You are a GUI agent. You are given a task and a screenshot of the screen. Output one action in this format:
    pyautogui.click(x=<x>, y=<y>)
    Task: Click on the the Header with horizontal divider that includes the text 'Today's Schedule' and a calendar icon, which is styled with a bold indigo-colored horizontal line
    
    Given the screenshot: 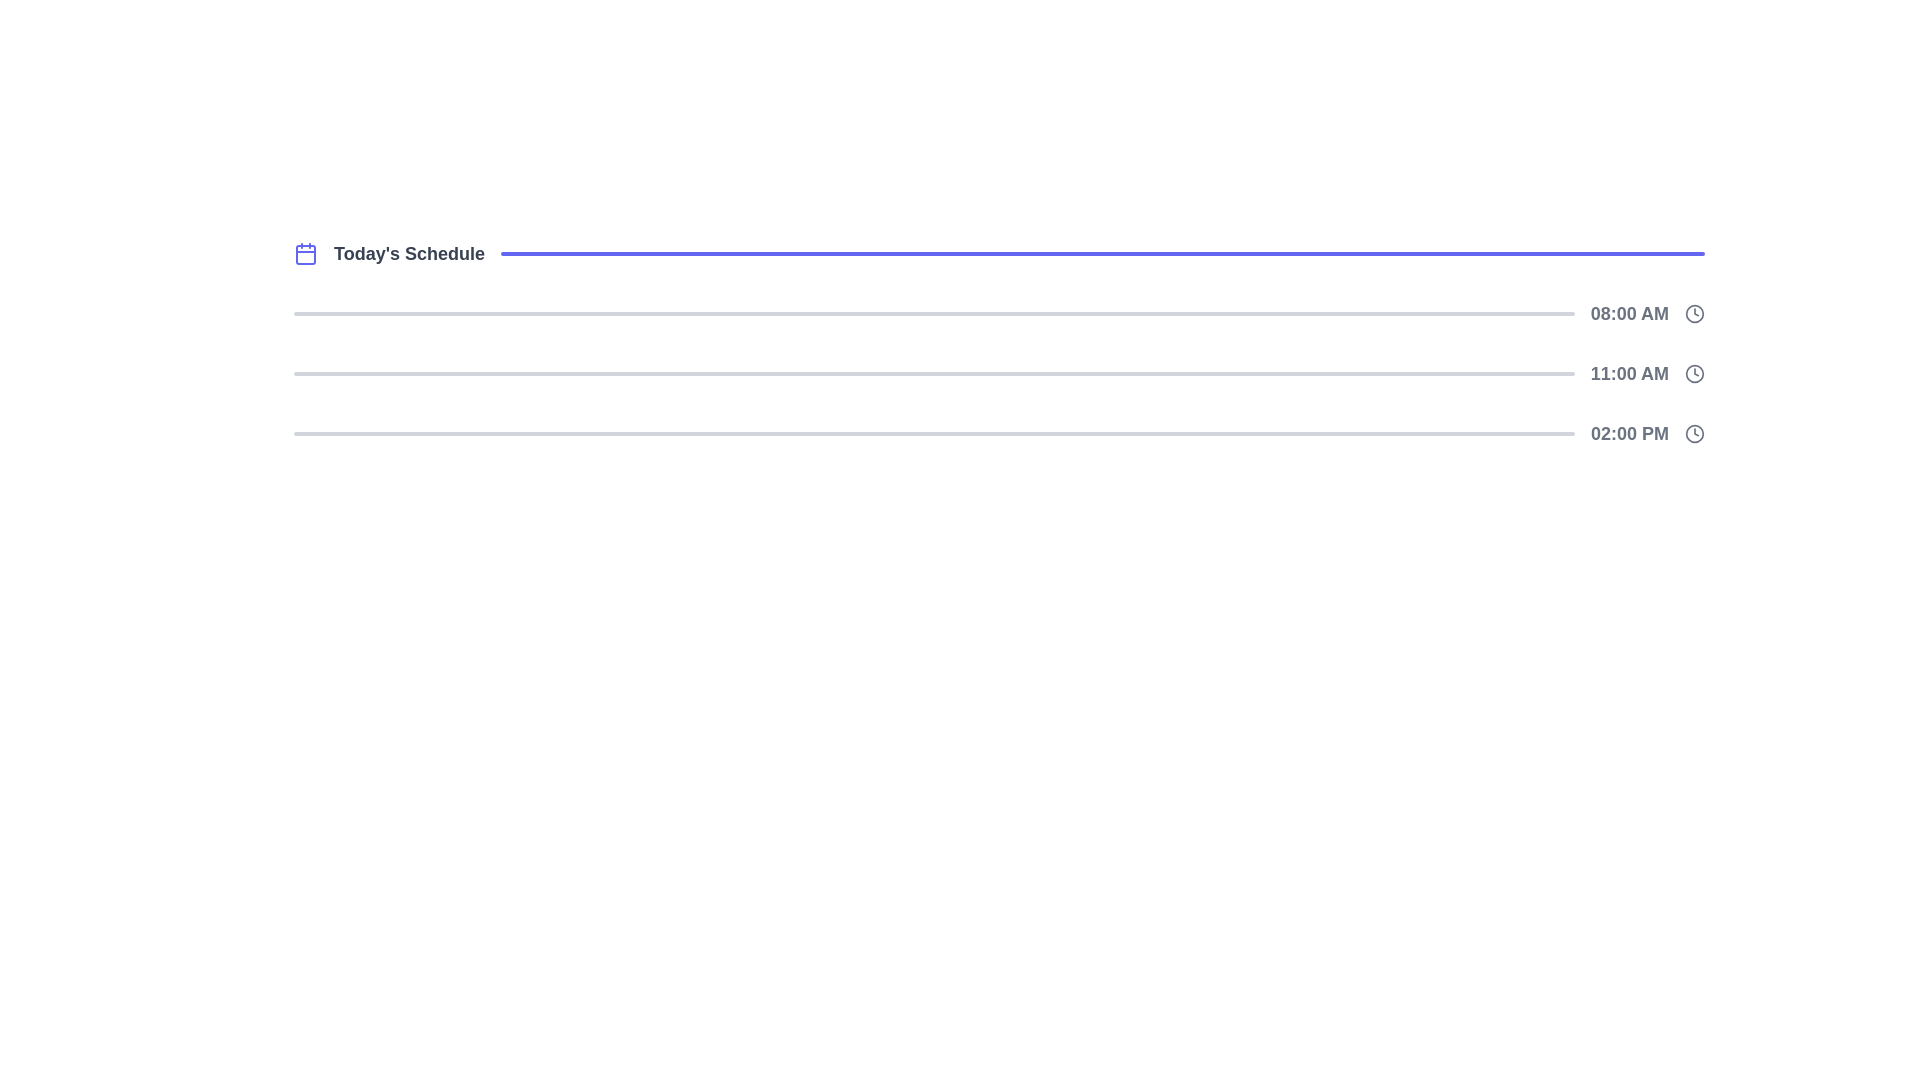 What is the action you would take?
    pyautogui.click(x=999, y=253)
    